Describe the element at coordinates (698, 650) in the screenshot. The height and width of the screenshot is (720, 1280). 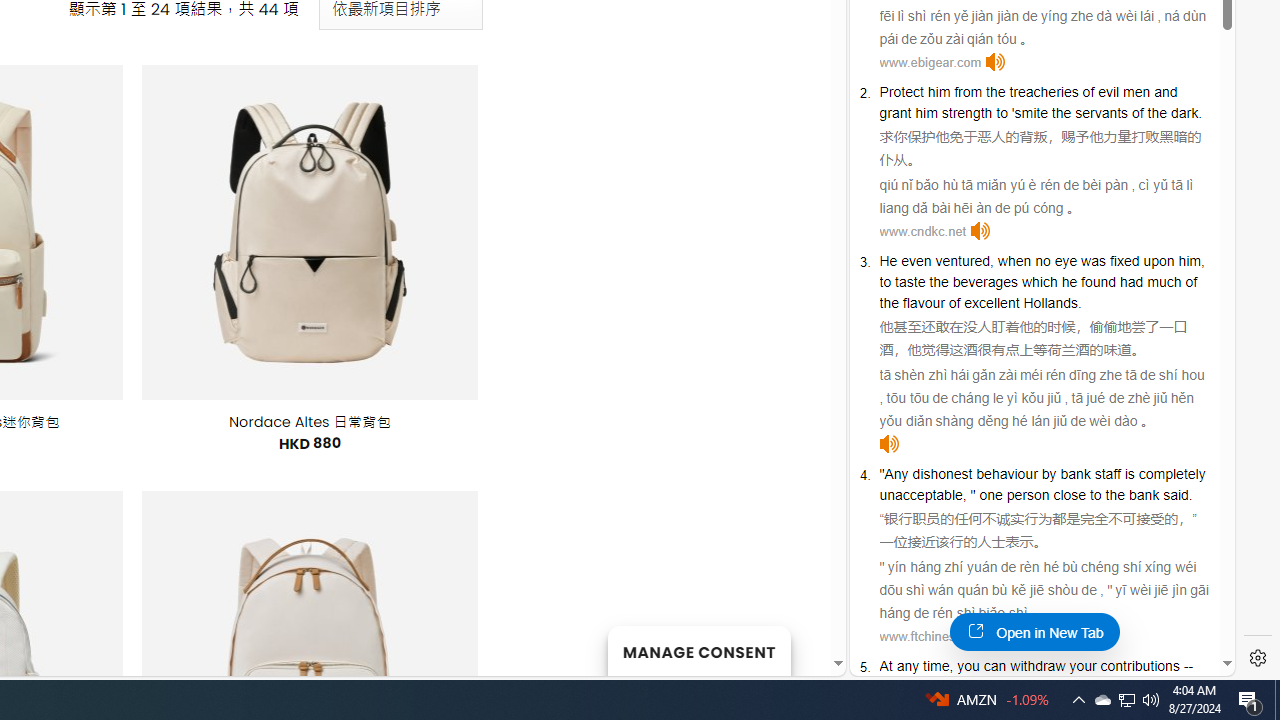
I see `'MANAGE CONSENT'` at that location.